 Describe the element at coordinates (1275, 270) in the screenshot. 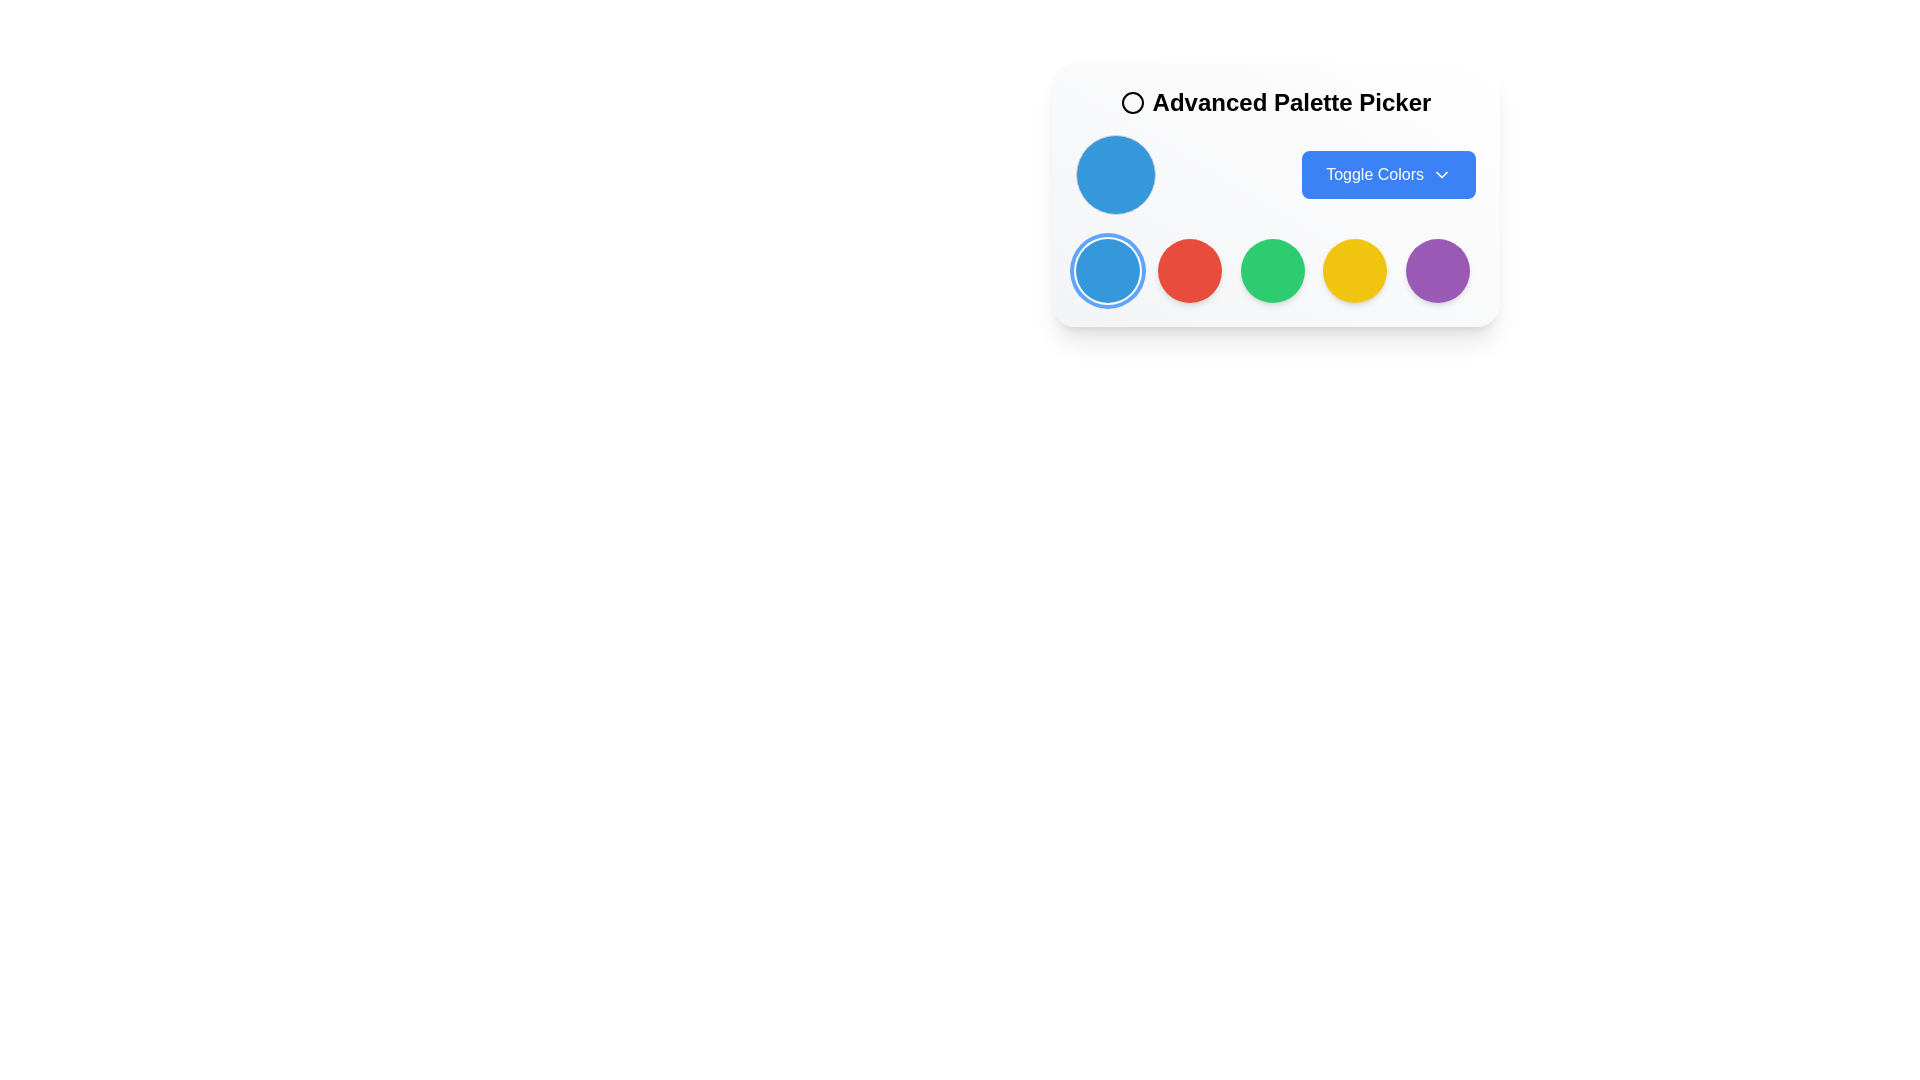

I see `the interactive circular color element within the 'Advanced Palette Picker'` at that location.